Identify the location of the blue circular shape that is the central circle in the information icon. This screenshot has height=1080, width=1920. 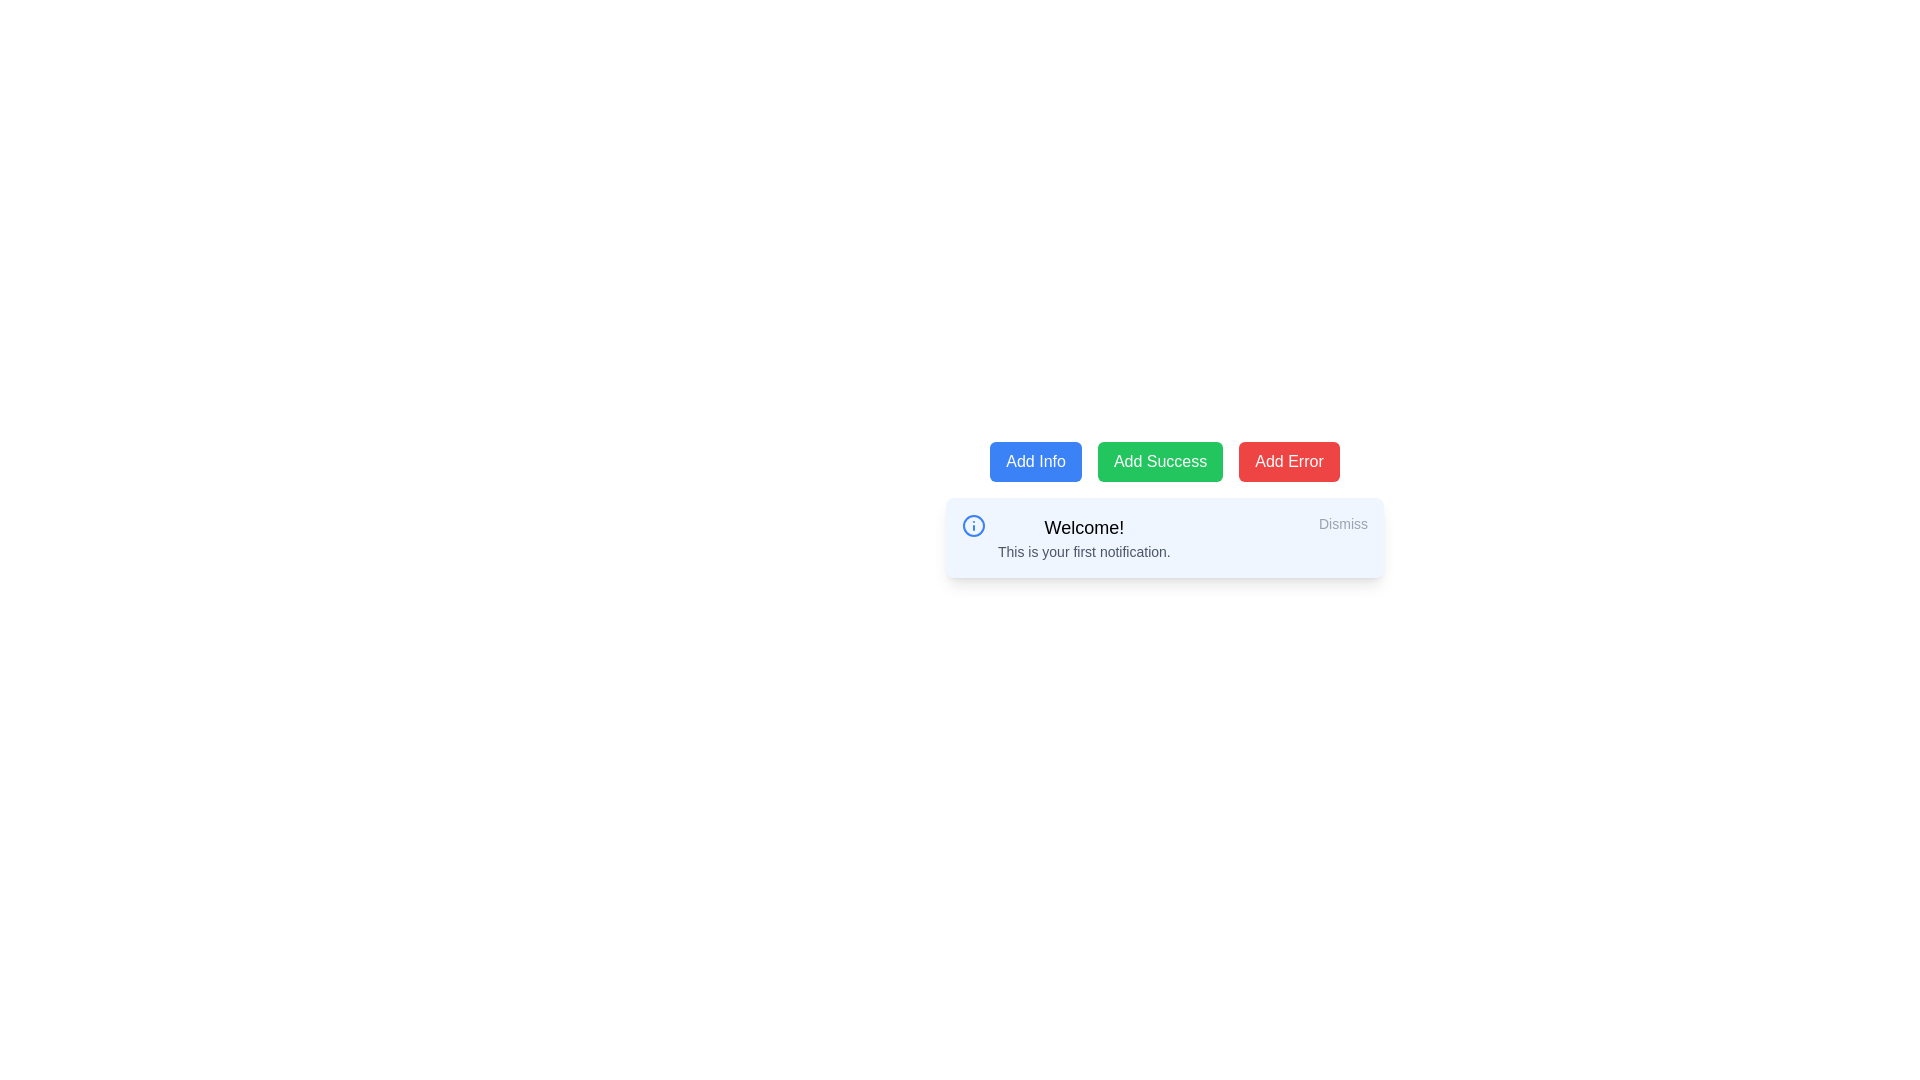
(974, 524).